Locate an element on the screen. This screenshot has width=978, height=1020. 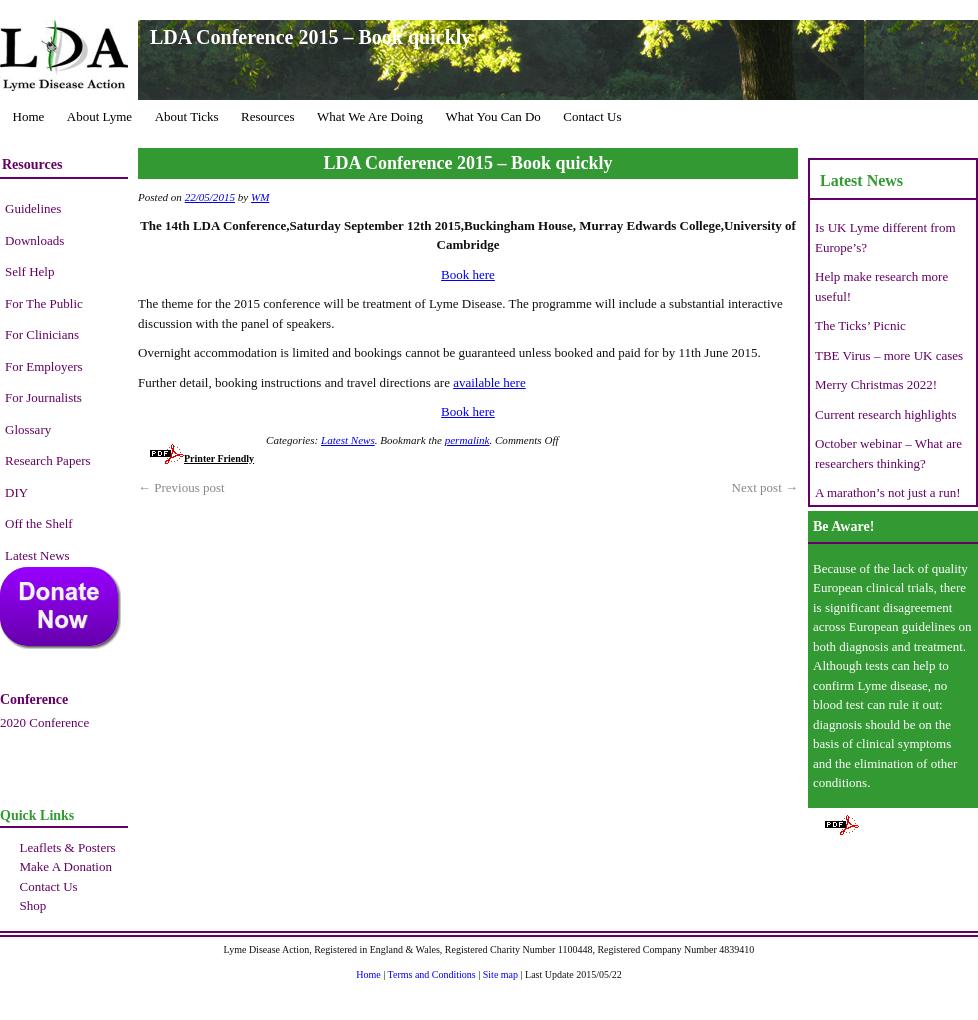
'Bookmark the' is located at coordinates (411, 438).